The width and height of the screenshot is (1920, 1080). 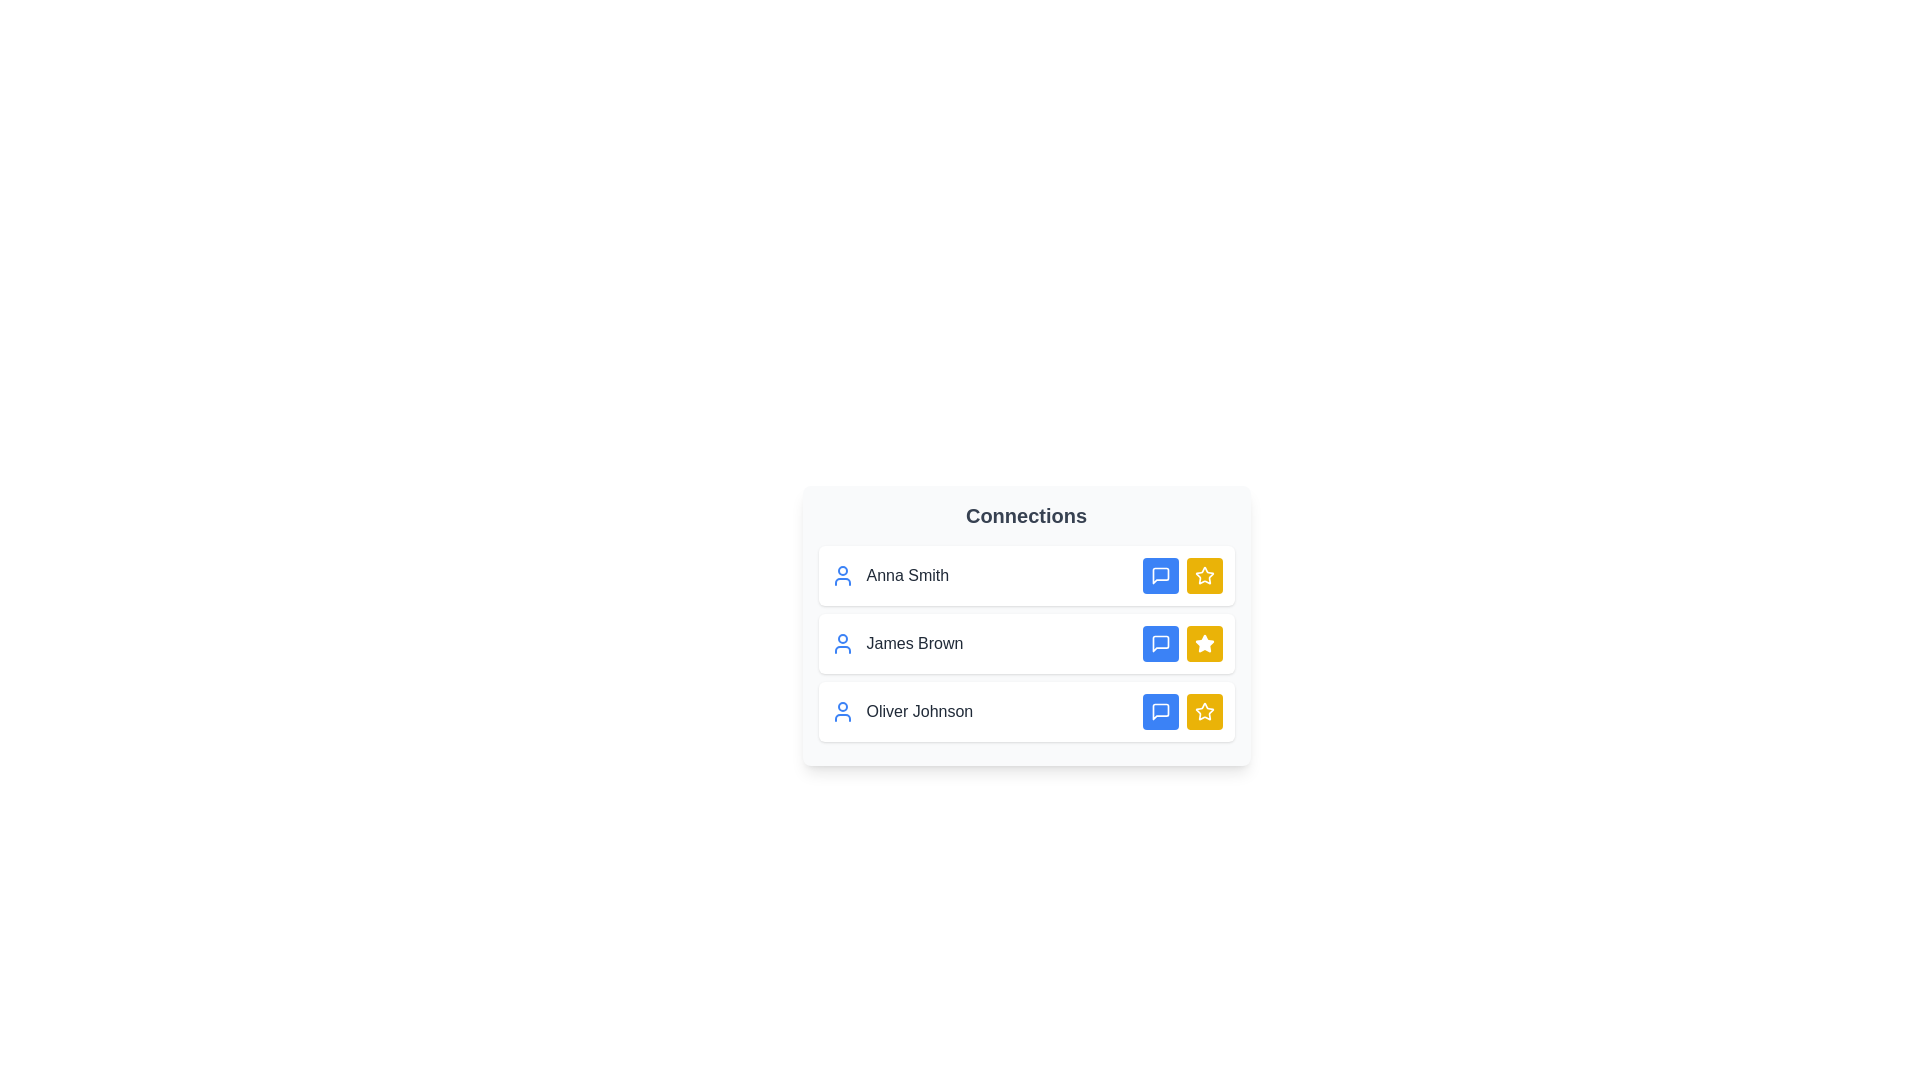 I want to click on the user icon for Oliver Johnson, so click(x=842, y=711).